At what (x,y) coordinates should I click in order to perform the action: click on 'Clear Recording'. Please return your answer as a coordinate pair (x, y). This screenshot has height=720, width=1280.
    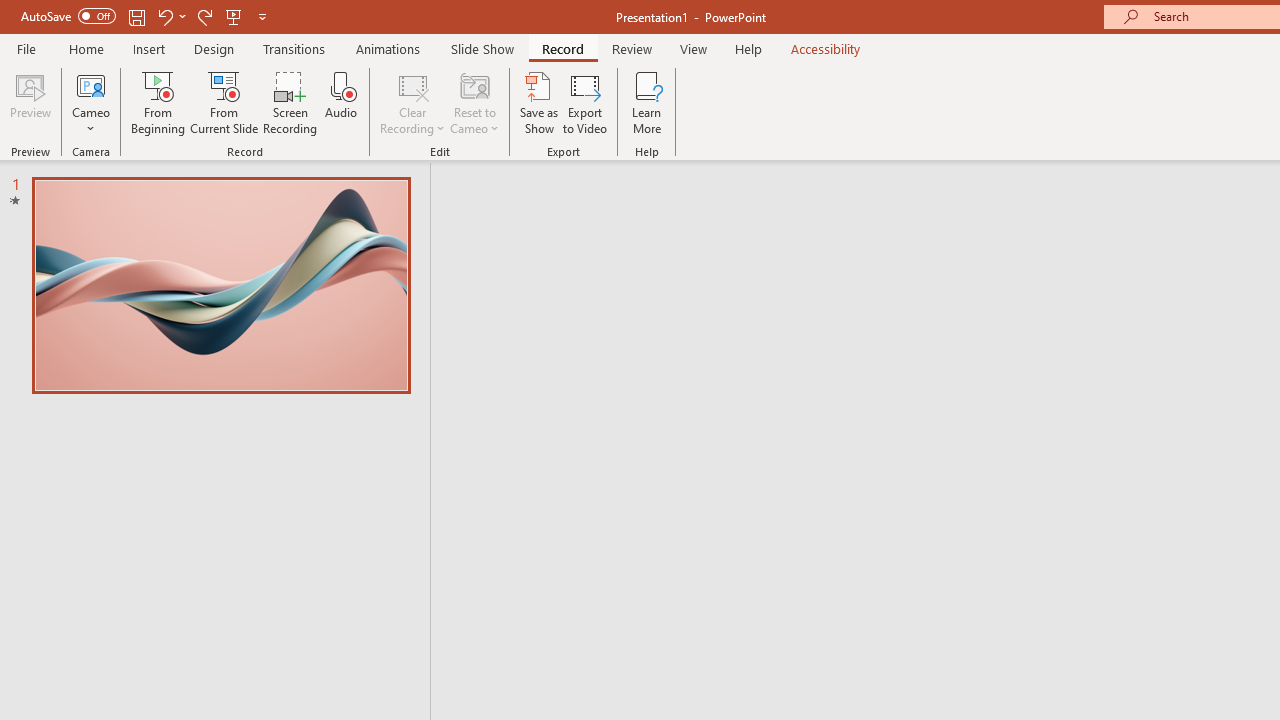
    Looking at the image, I should click on (411, 103).